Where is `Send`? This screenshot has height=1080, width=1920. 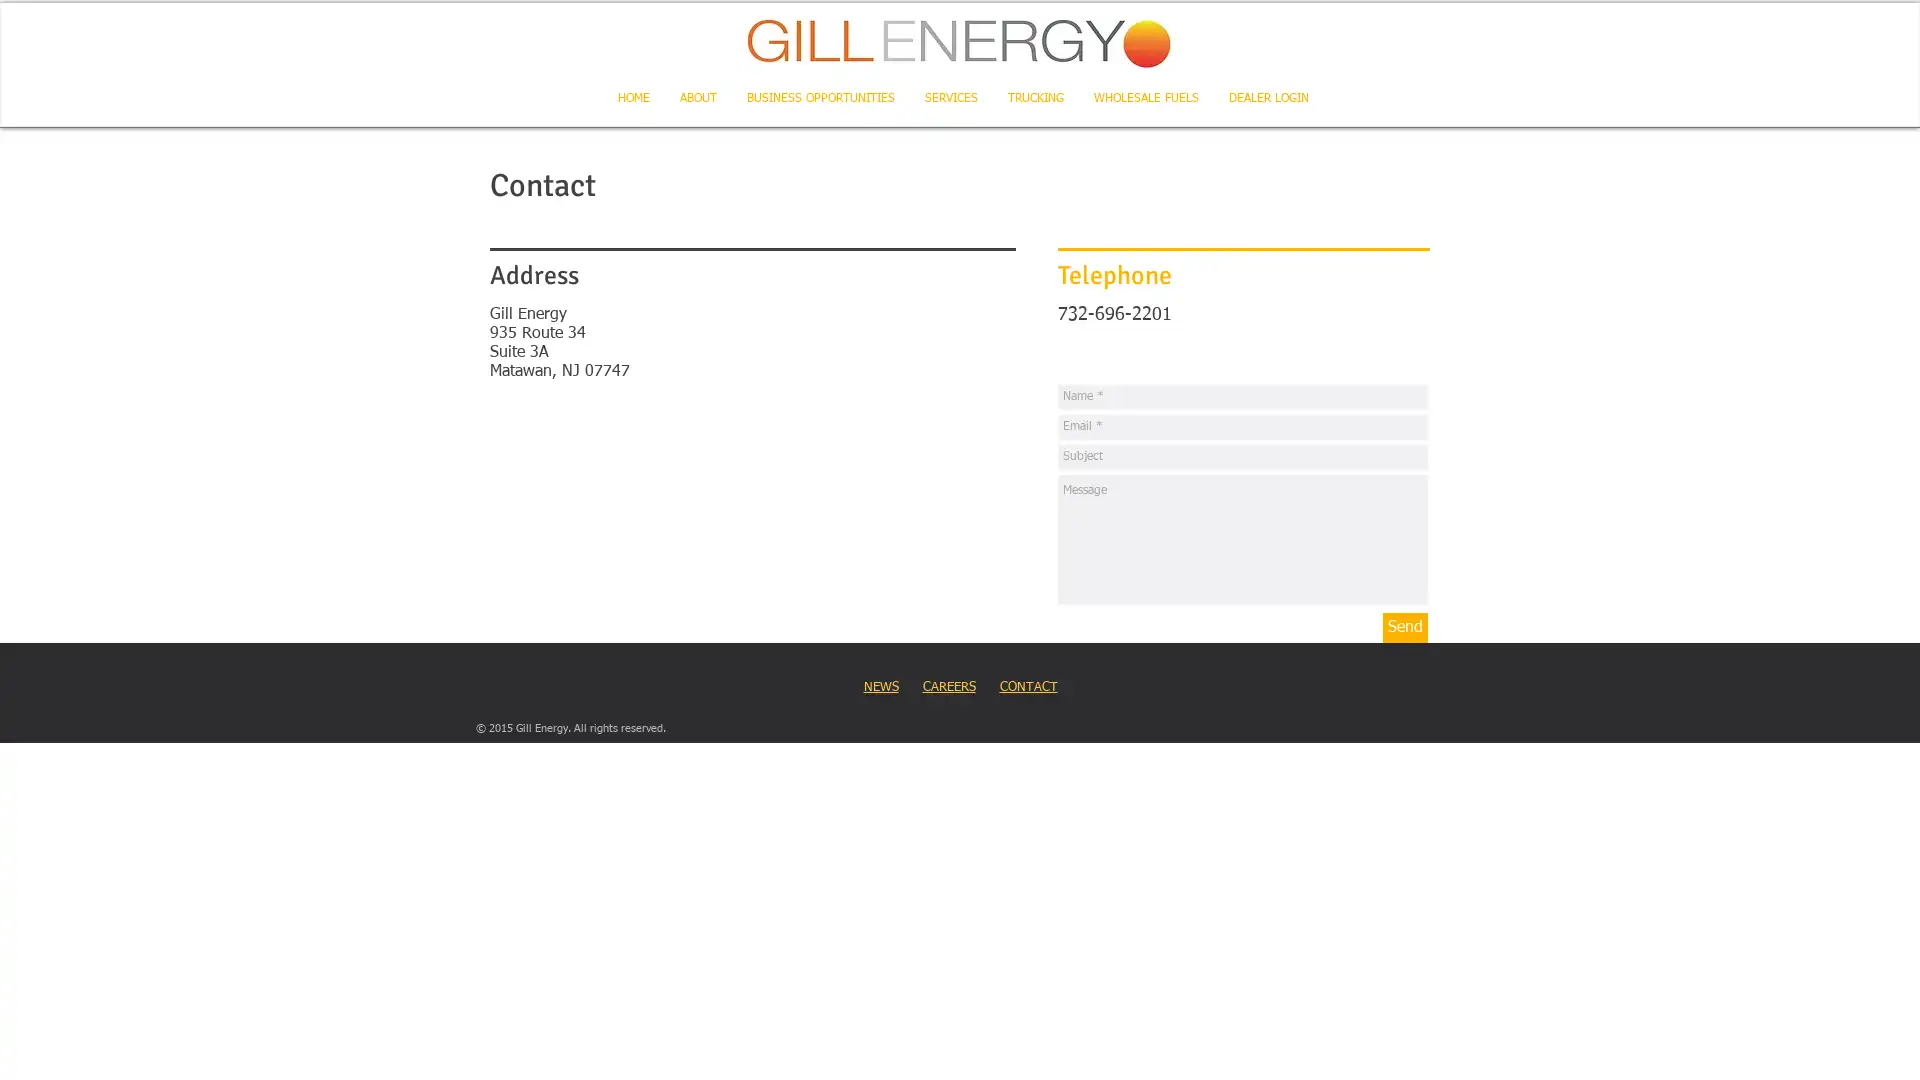 Send is located at coordinates (1404, 627).